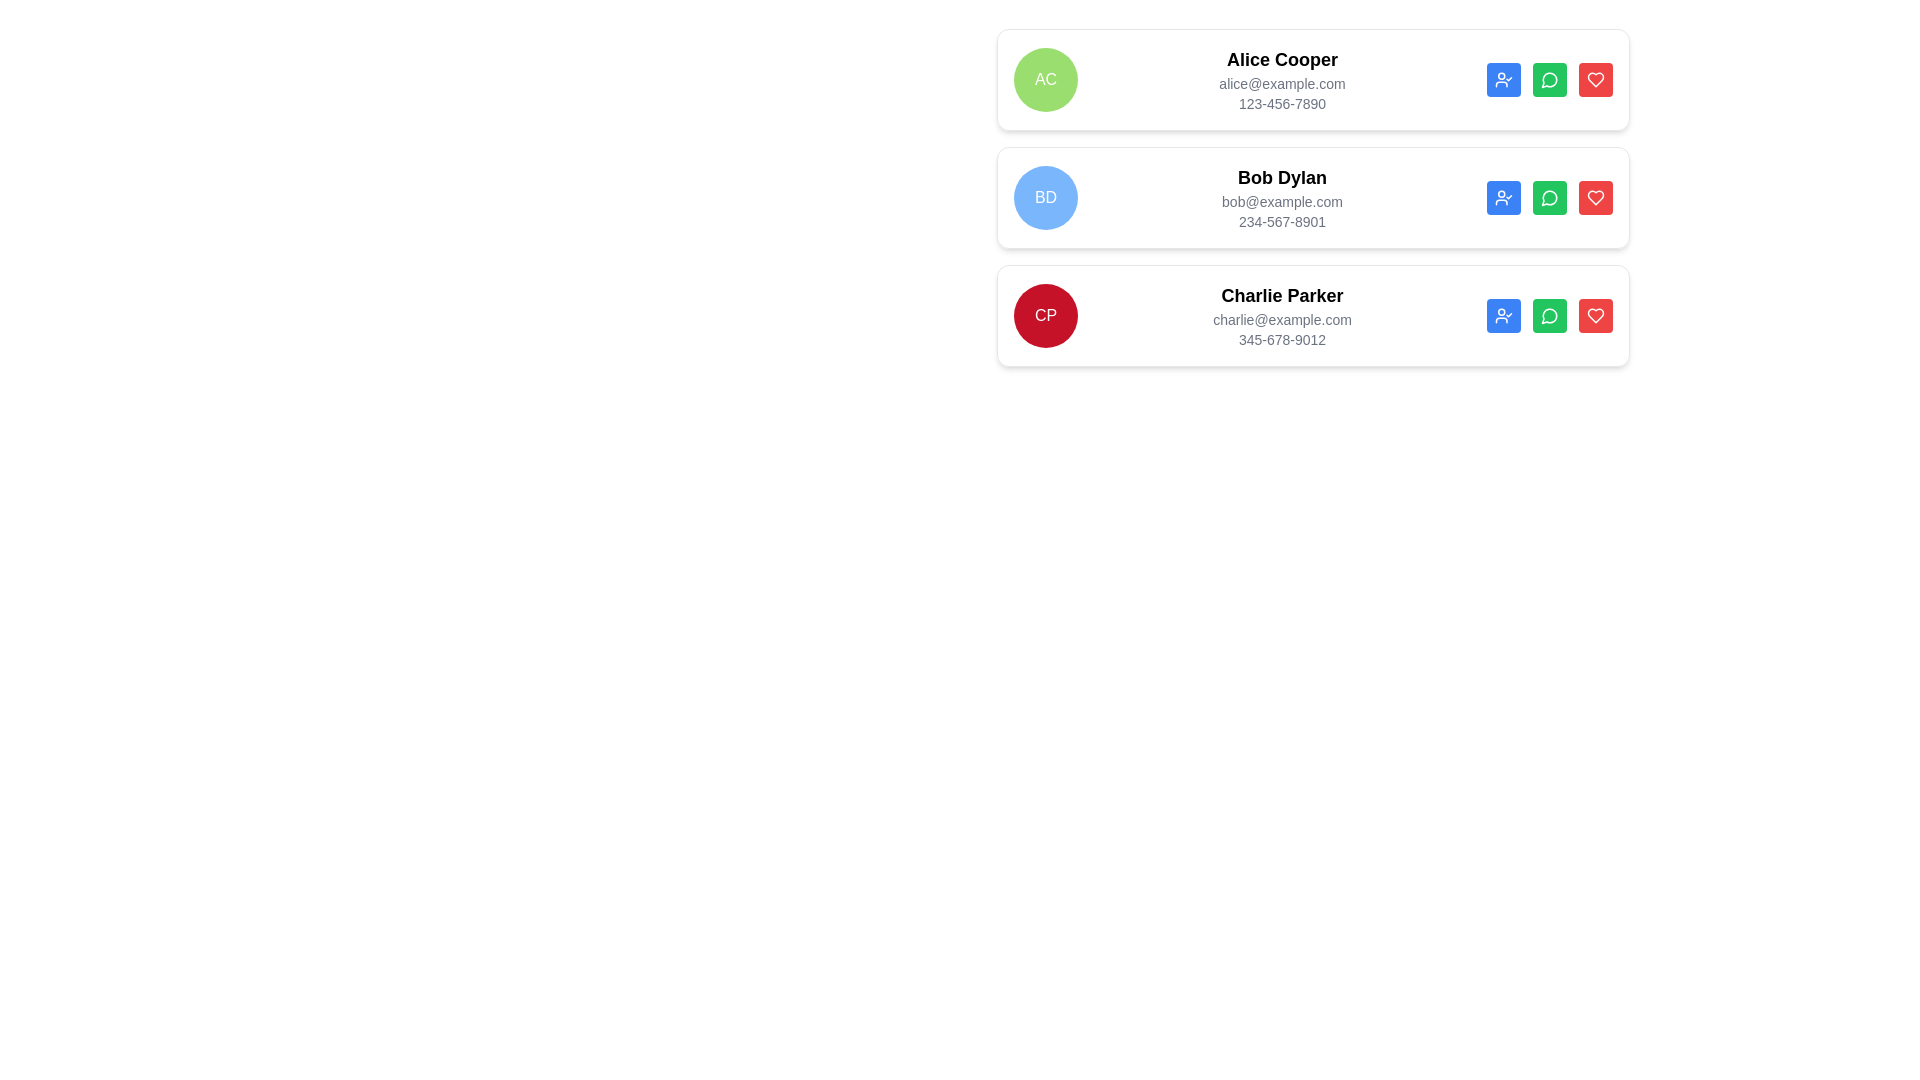 This screenshot has height=1080, width=1920. I want to click on the user approval icon located in the first action button from the left in the actions section of the second list item next to the contact entry for 'Bob Dylan', so click(1503, 197).